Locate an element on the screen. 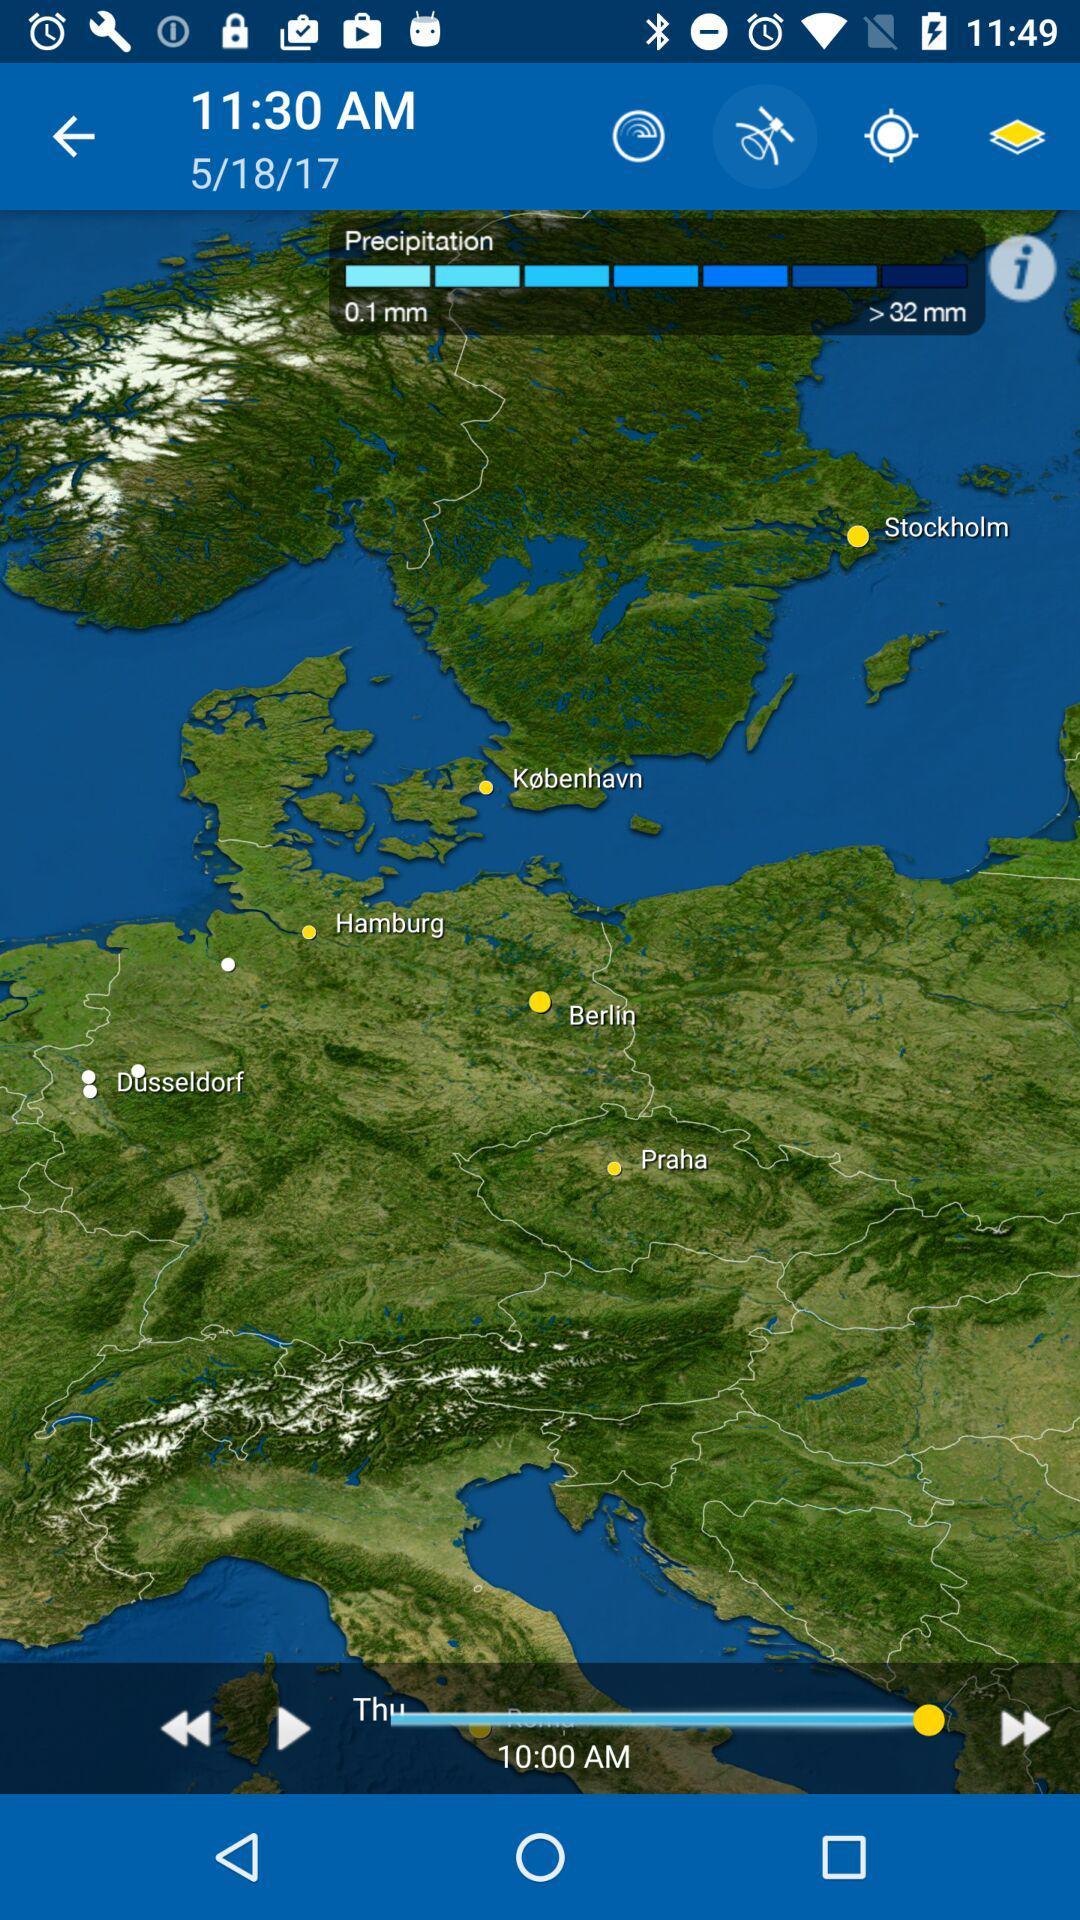  retroceder a hora is located at coordinates (185, 1727).